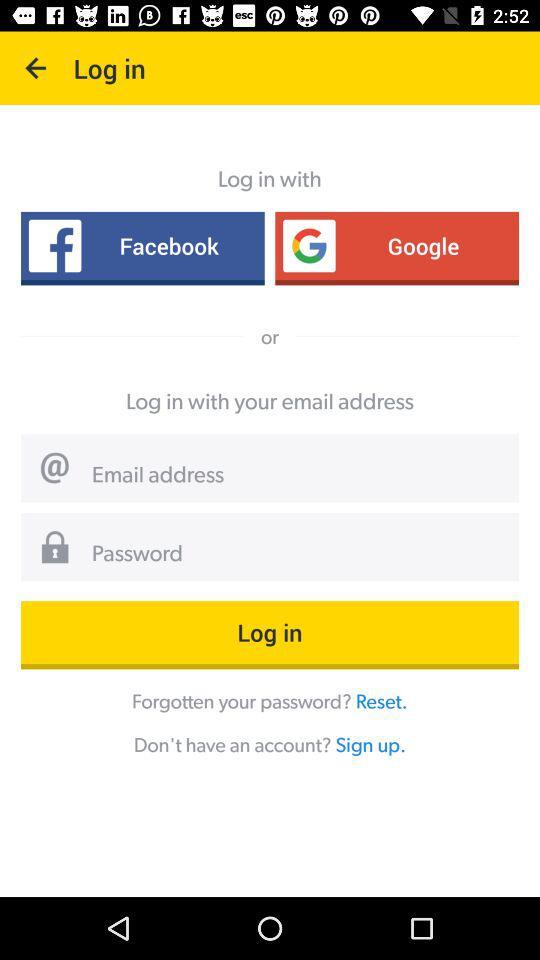 The height and width of the screenshot is (960, 540). I want to click on item to the right of facebook icon, so click(397, 244).